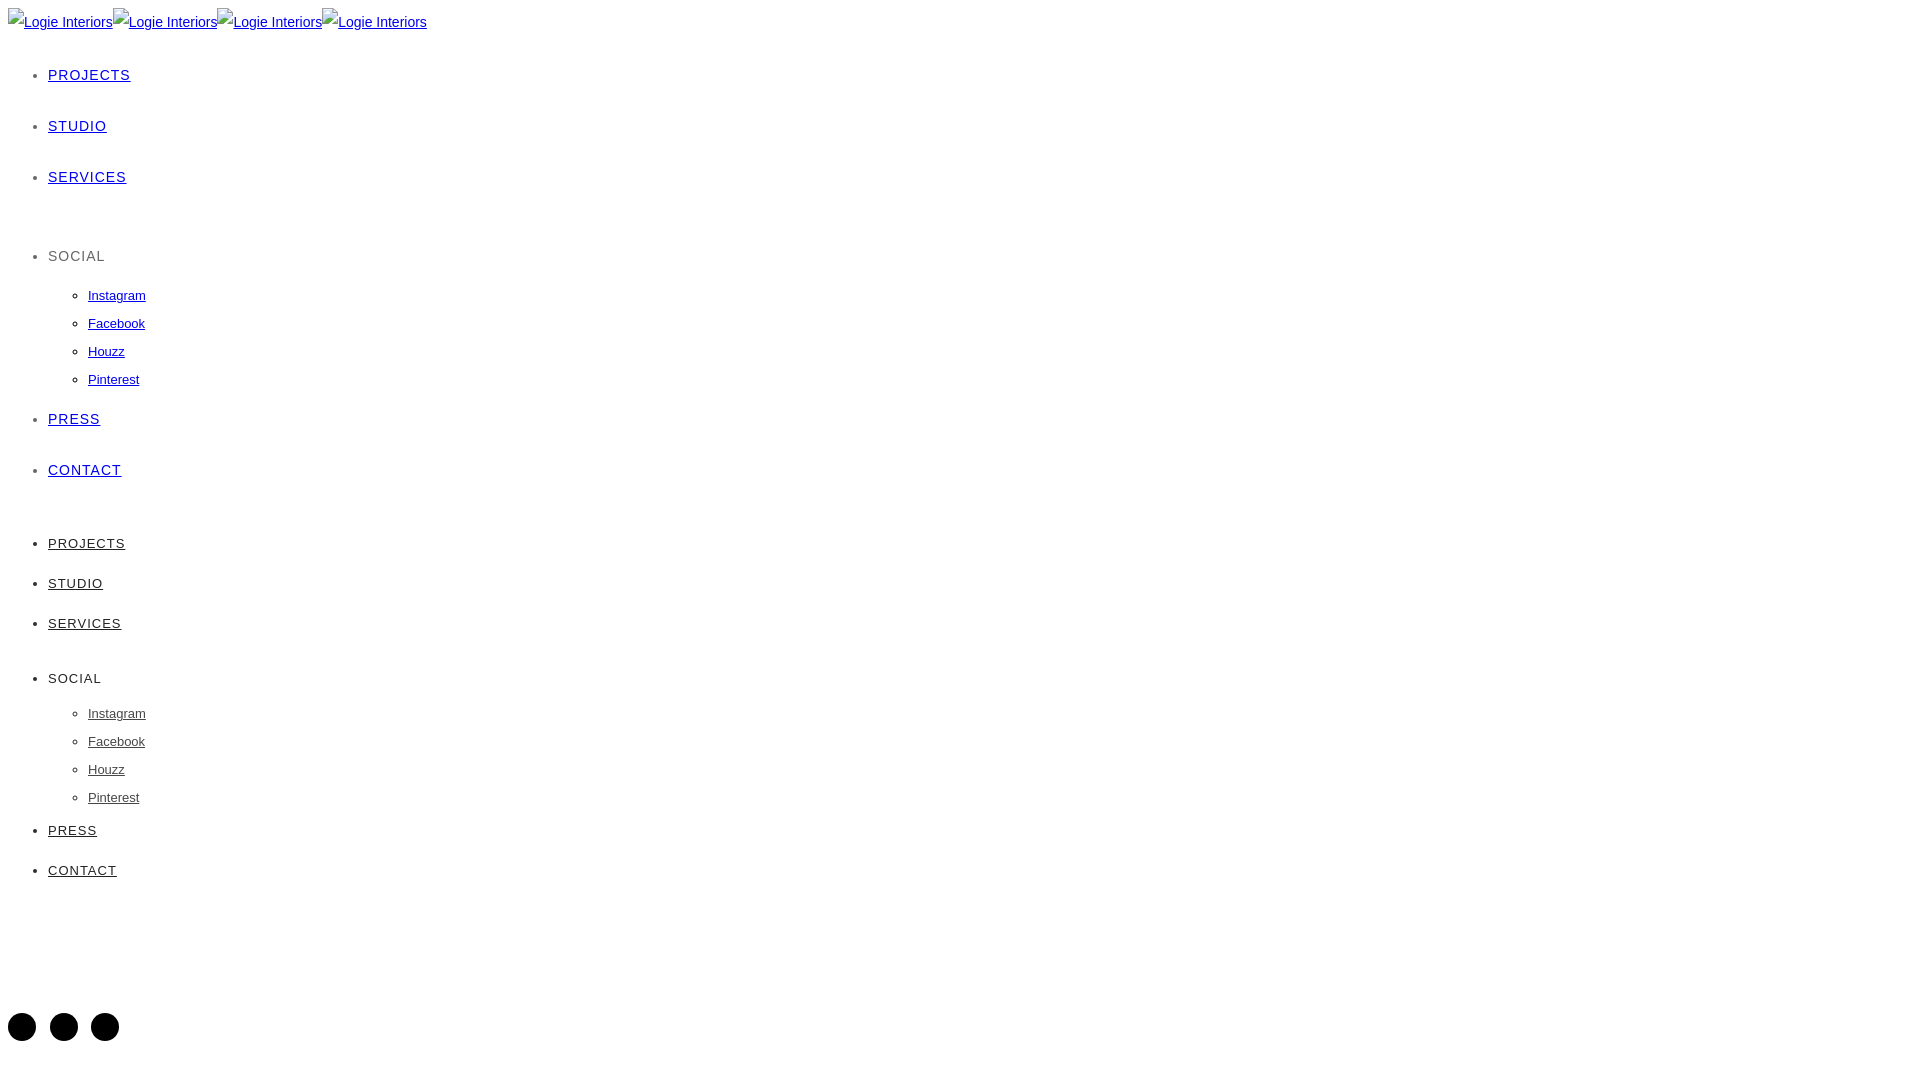 The height and width of the screenshot is (1080, 1920). I want to click on 'PROJECTS', so click(48, 543).